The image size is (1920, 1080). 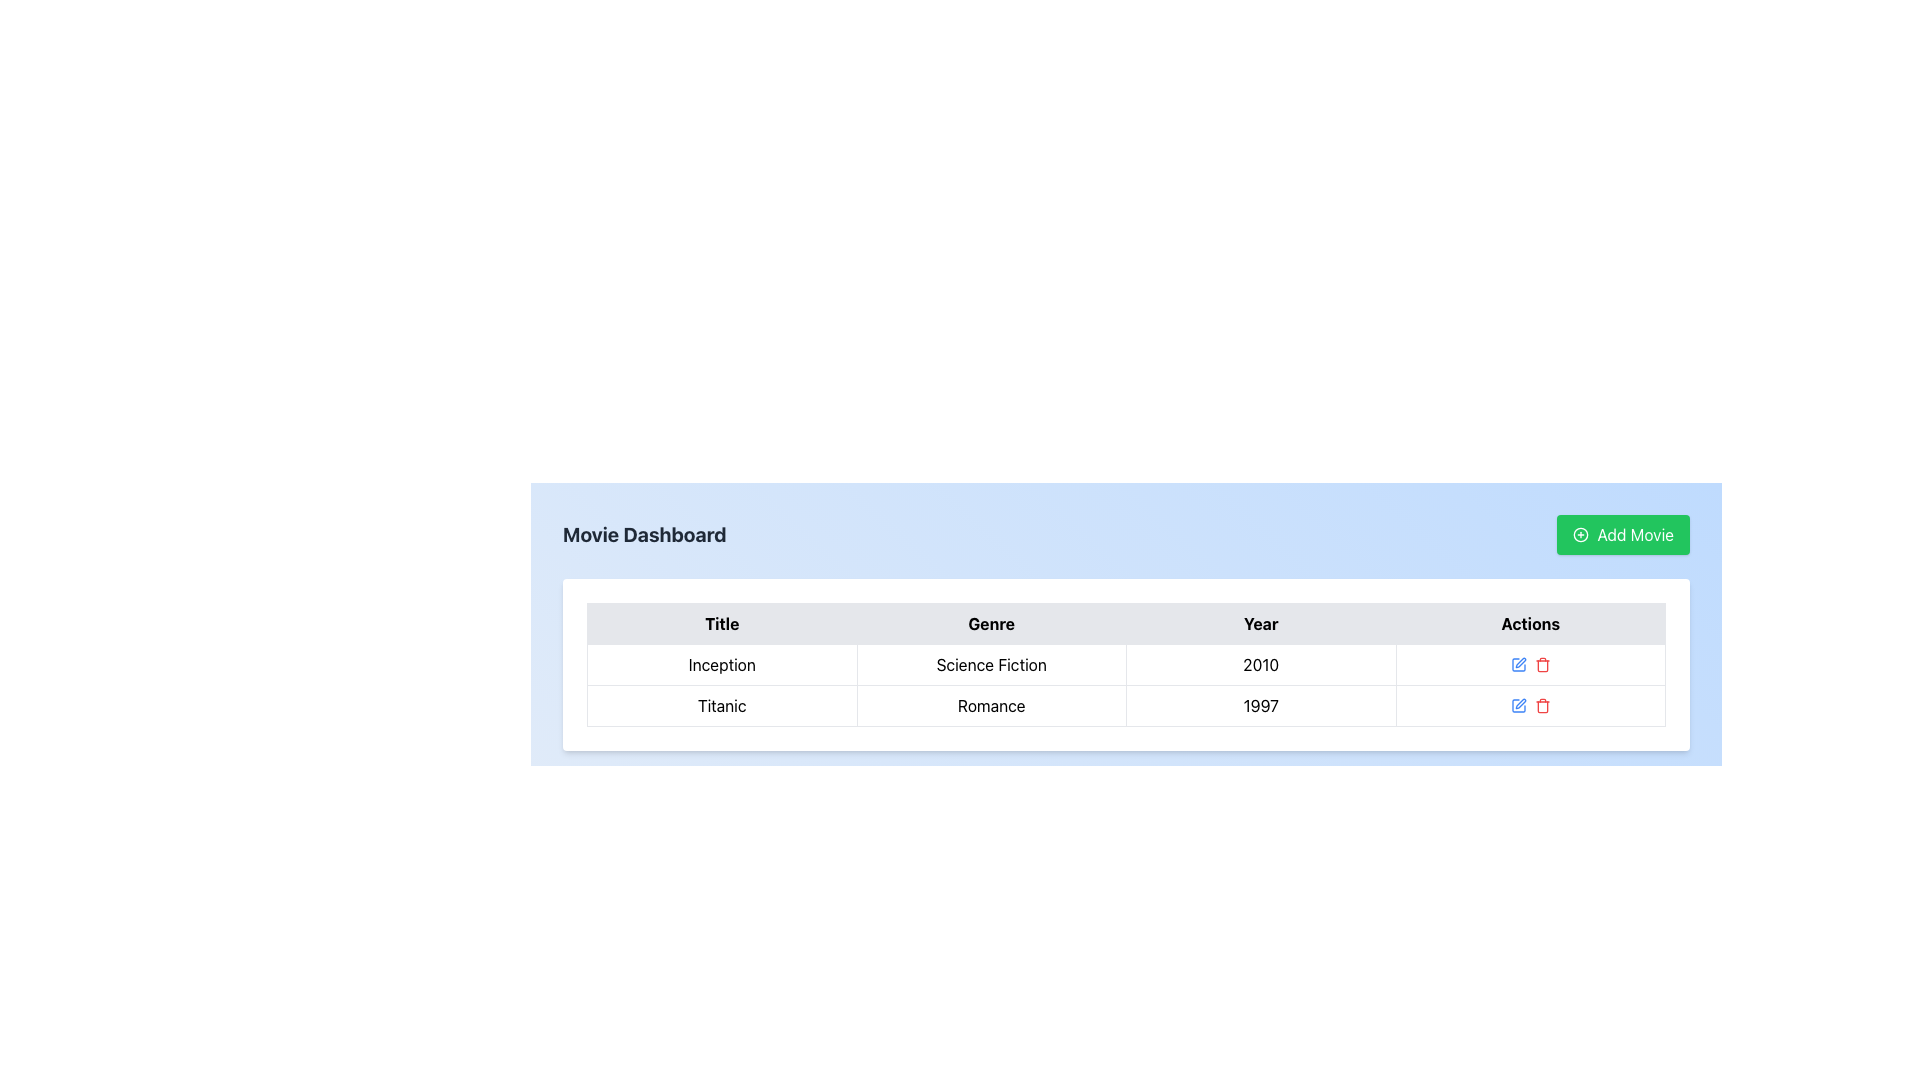 I want to click on the Table Header labeled 'Year', which is the third element in the header row of the table, displaying the text in bold on a grey background, so click(x=1260, y=623).